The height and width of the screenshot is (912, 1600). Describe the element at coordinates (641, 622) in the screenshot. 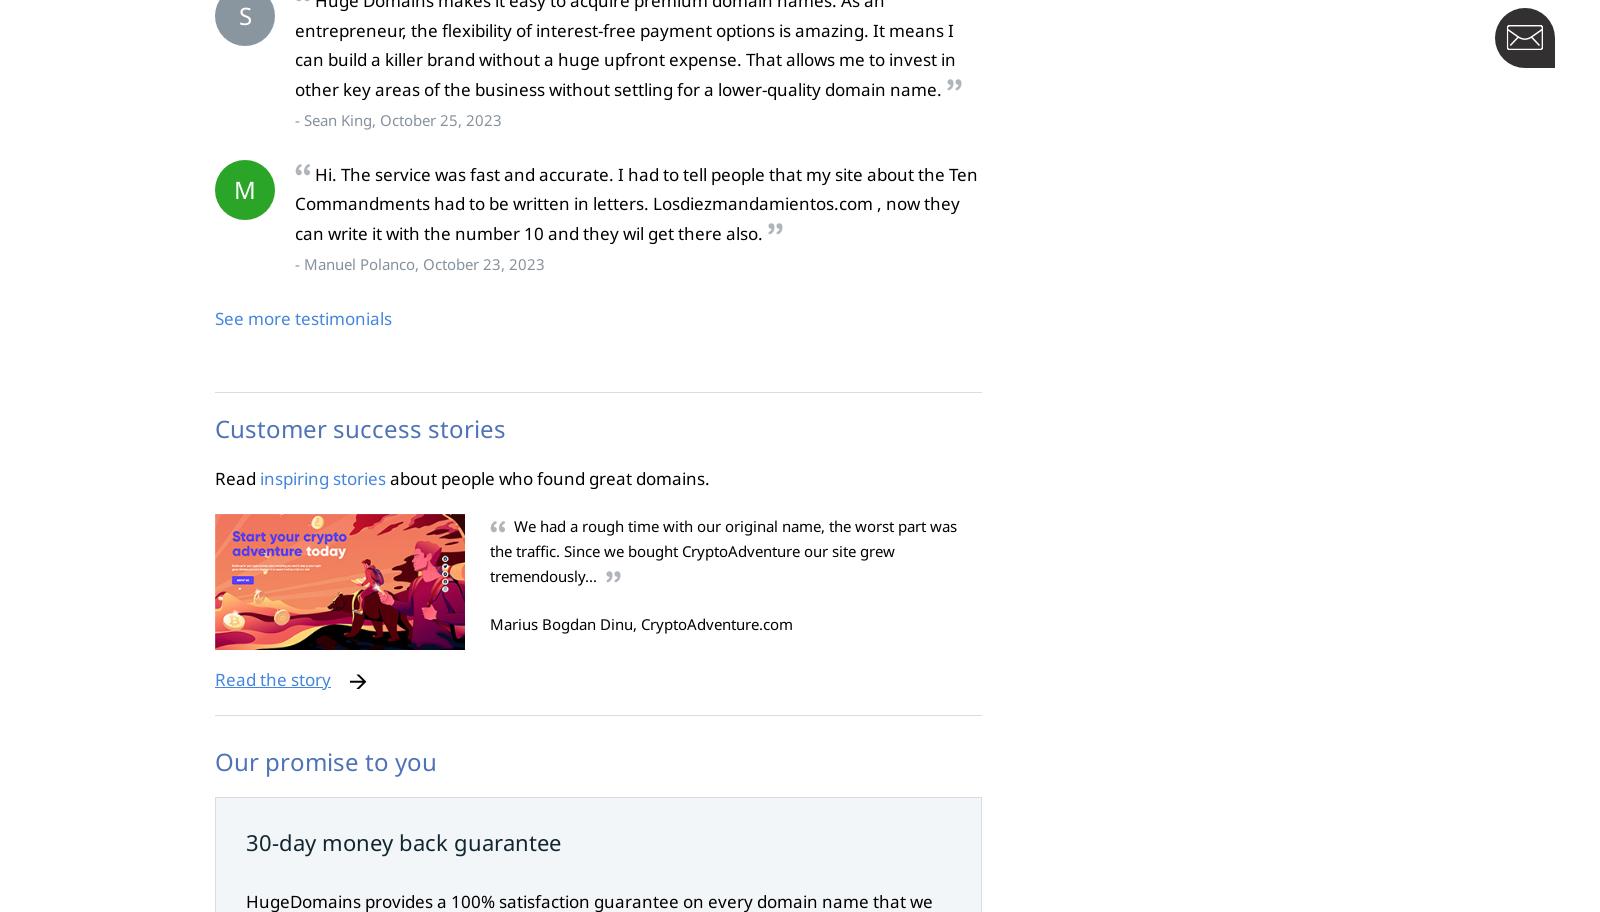

I see `'Marius Bogdan Dinu, CryptoAdventure.com'` at that location.